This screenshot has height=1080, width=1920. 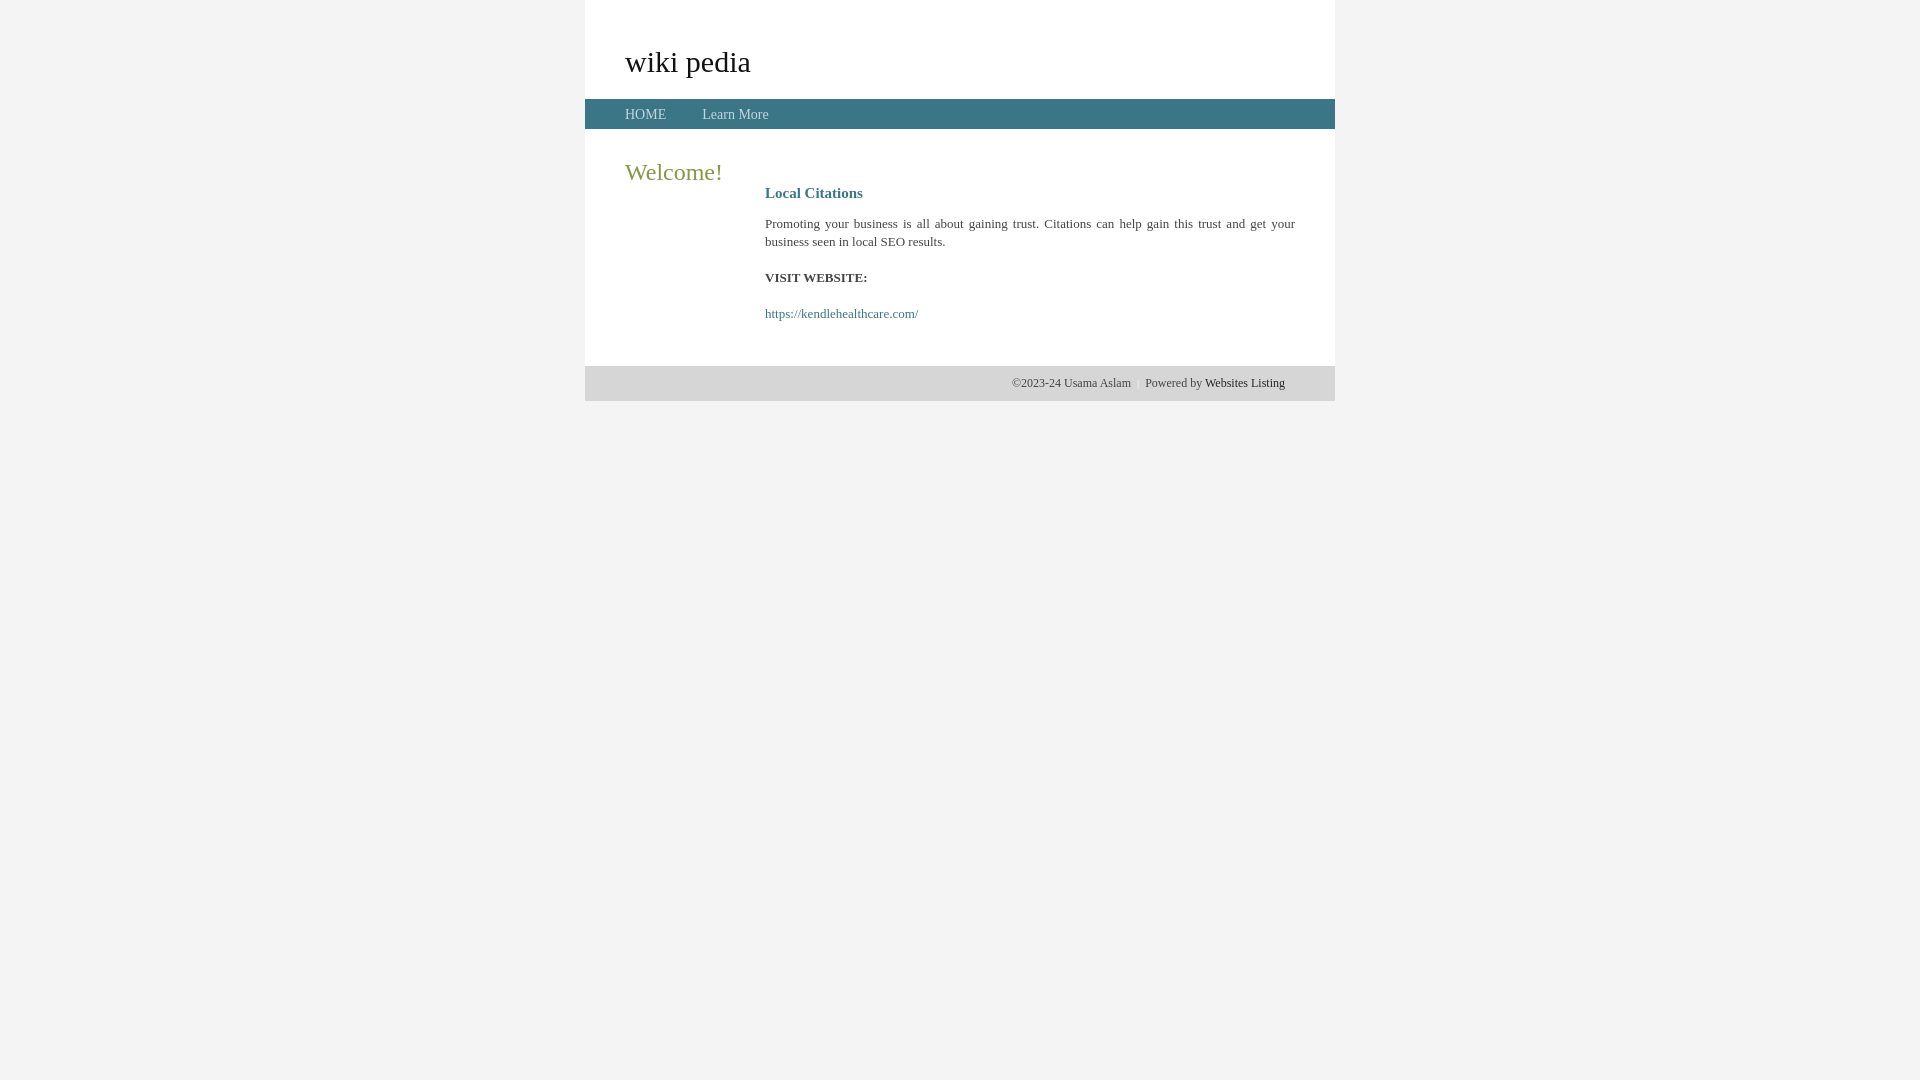 What do you see at coordinates (687, 60) in the screenshot?
I see `'wiki pedia'` at bounding box center [687, 60].